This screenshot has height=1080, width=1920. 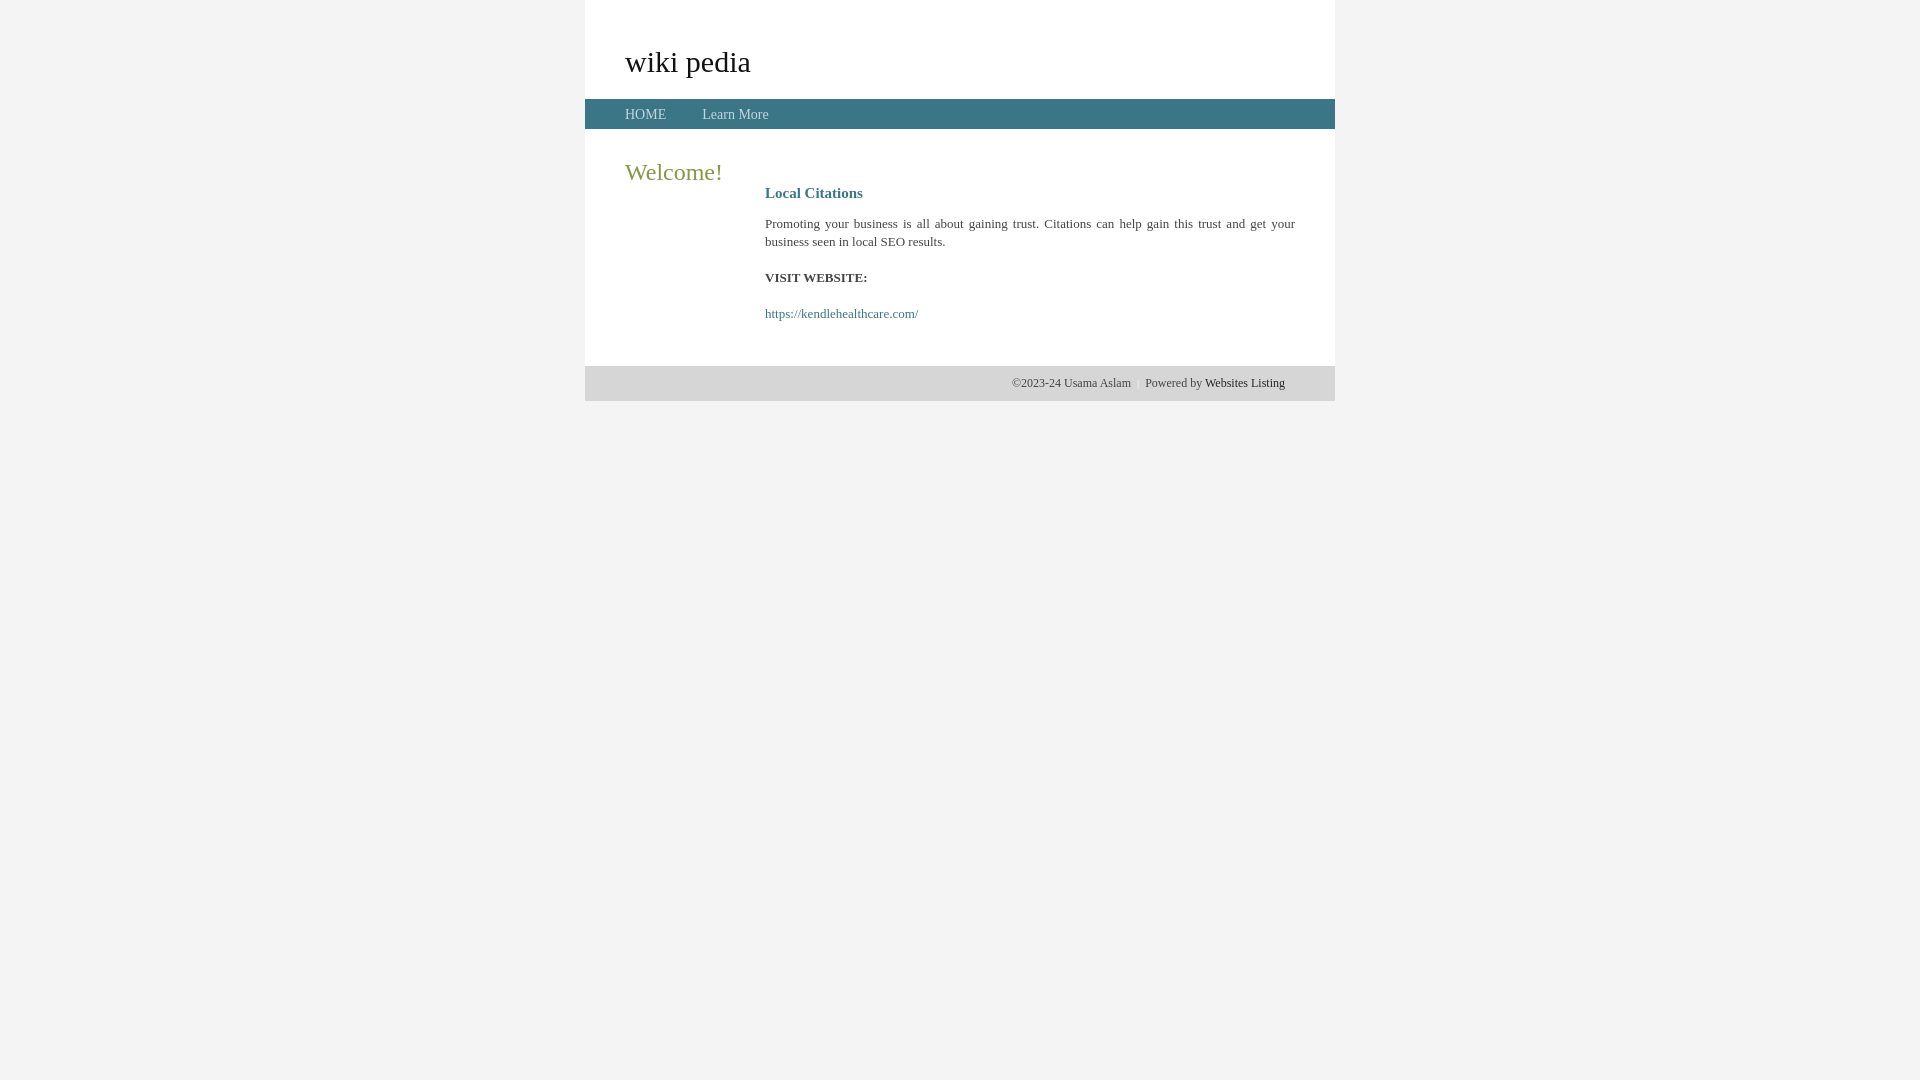 What do you see at coordinates (687, 60) in the screenshot?
I see `'wiki pedia'` at bounding box center [687, 60].